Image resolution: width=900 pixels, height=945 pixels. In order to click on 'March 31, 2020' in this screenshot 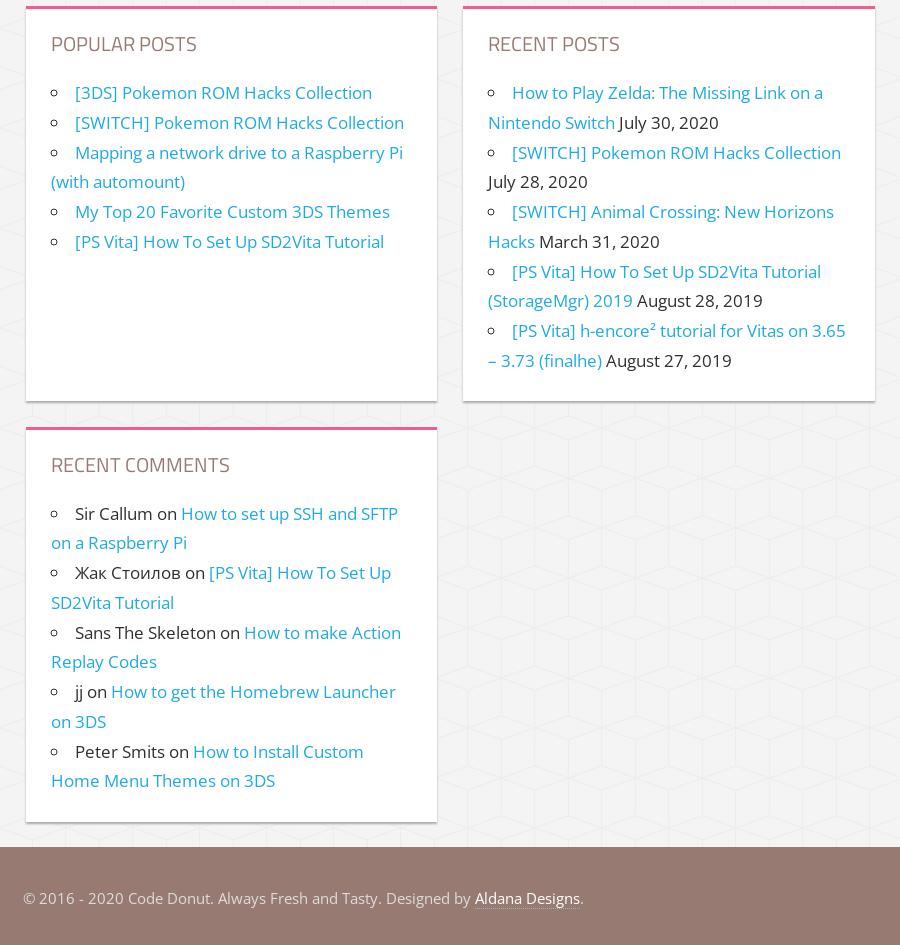, I will do `click(599, 239)`.